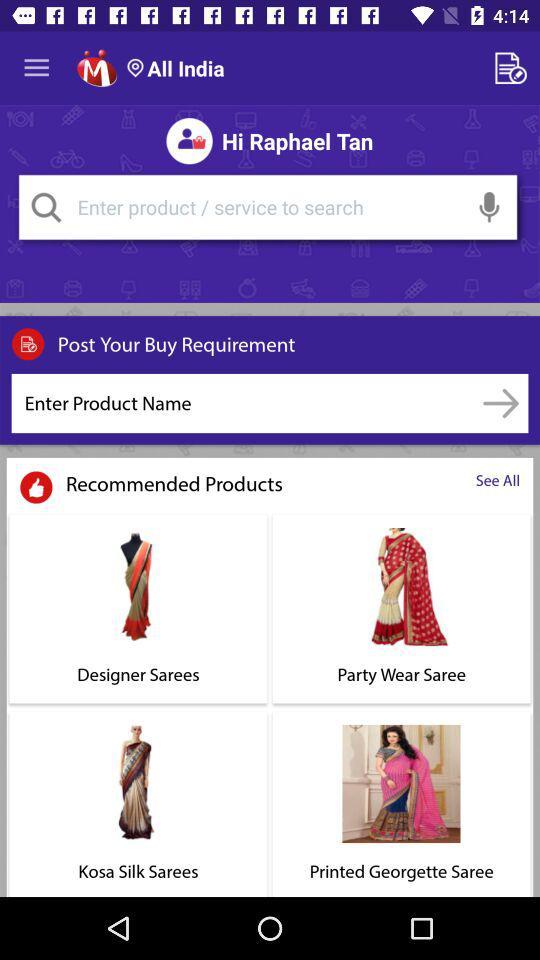  I want to click on next, so click(500, 402).